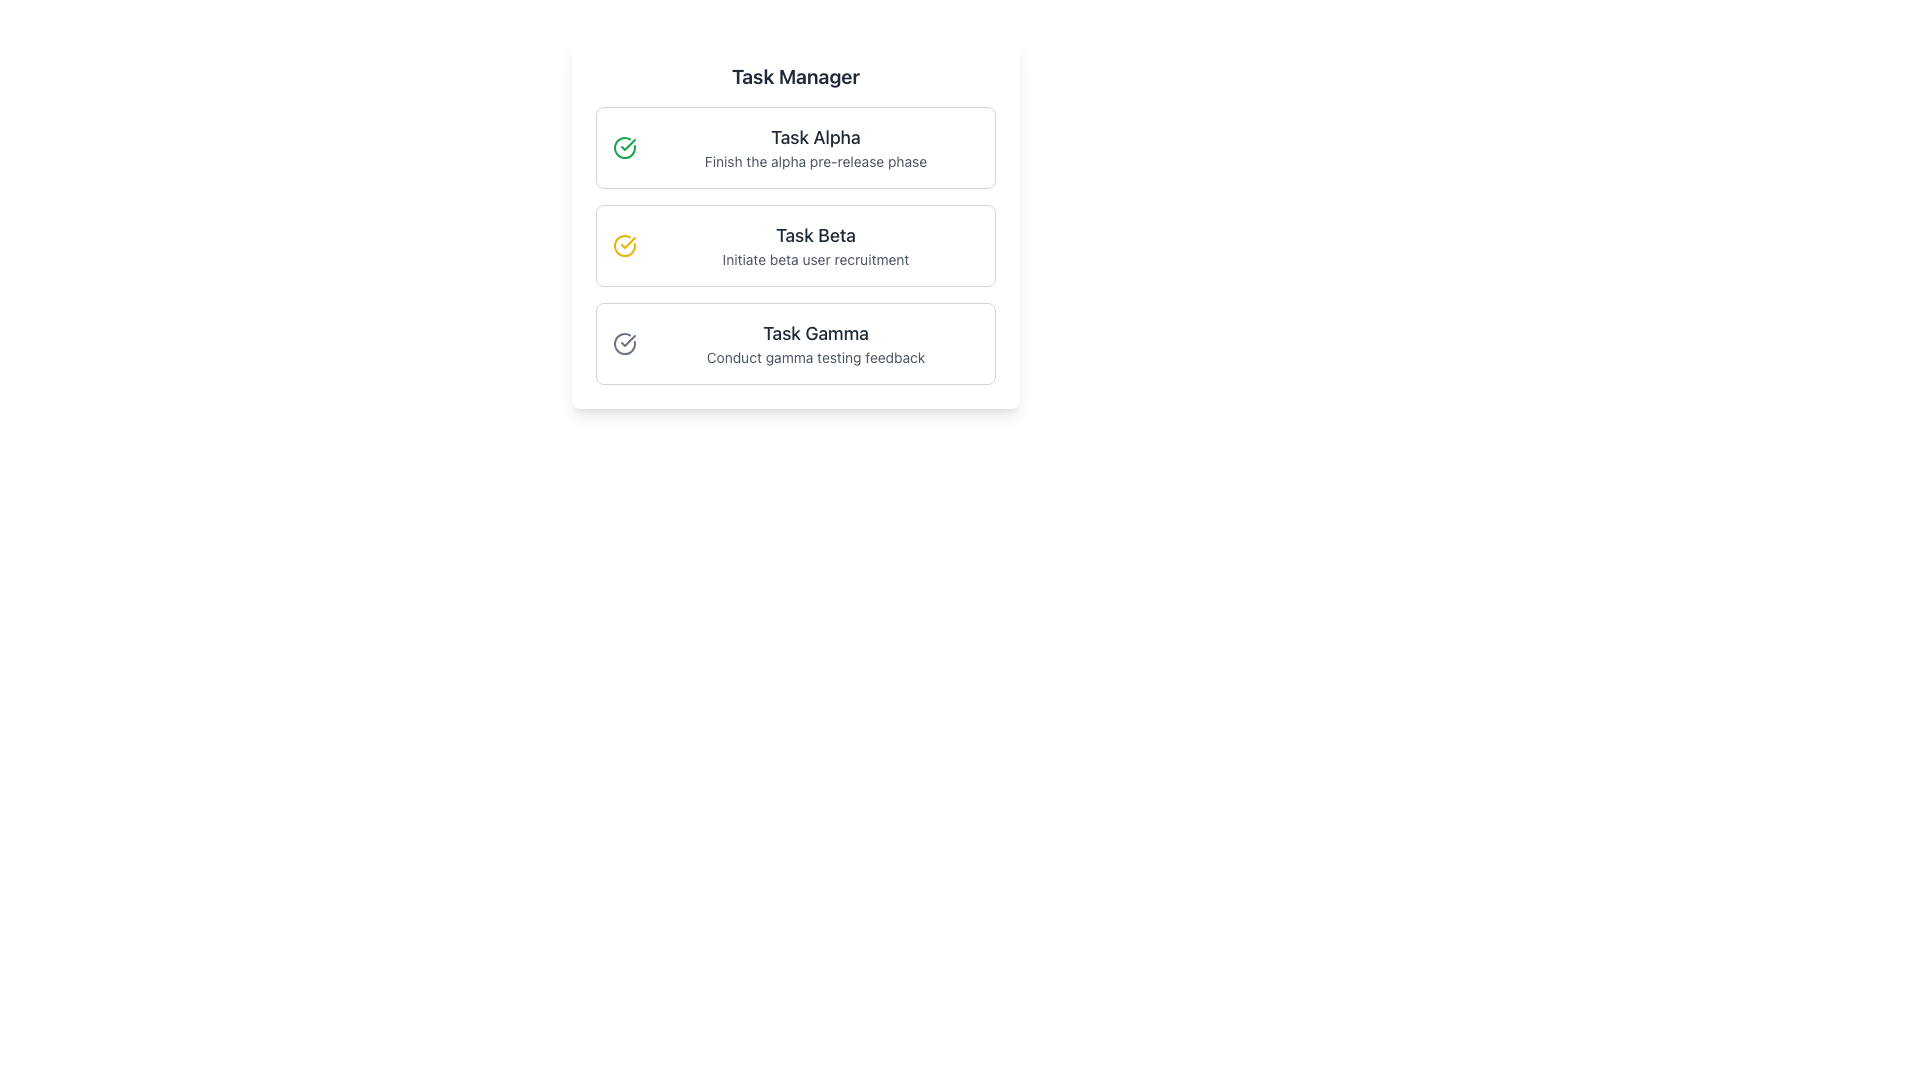  What do you see at coordinates (816, 258) in the screenshot?
I see `the text element labeled 'Initiate beta user recruitment', which is styled in a small, gray, sans-serif font, located under the 'Task Beta' heading` at bounding box center [816, 258].